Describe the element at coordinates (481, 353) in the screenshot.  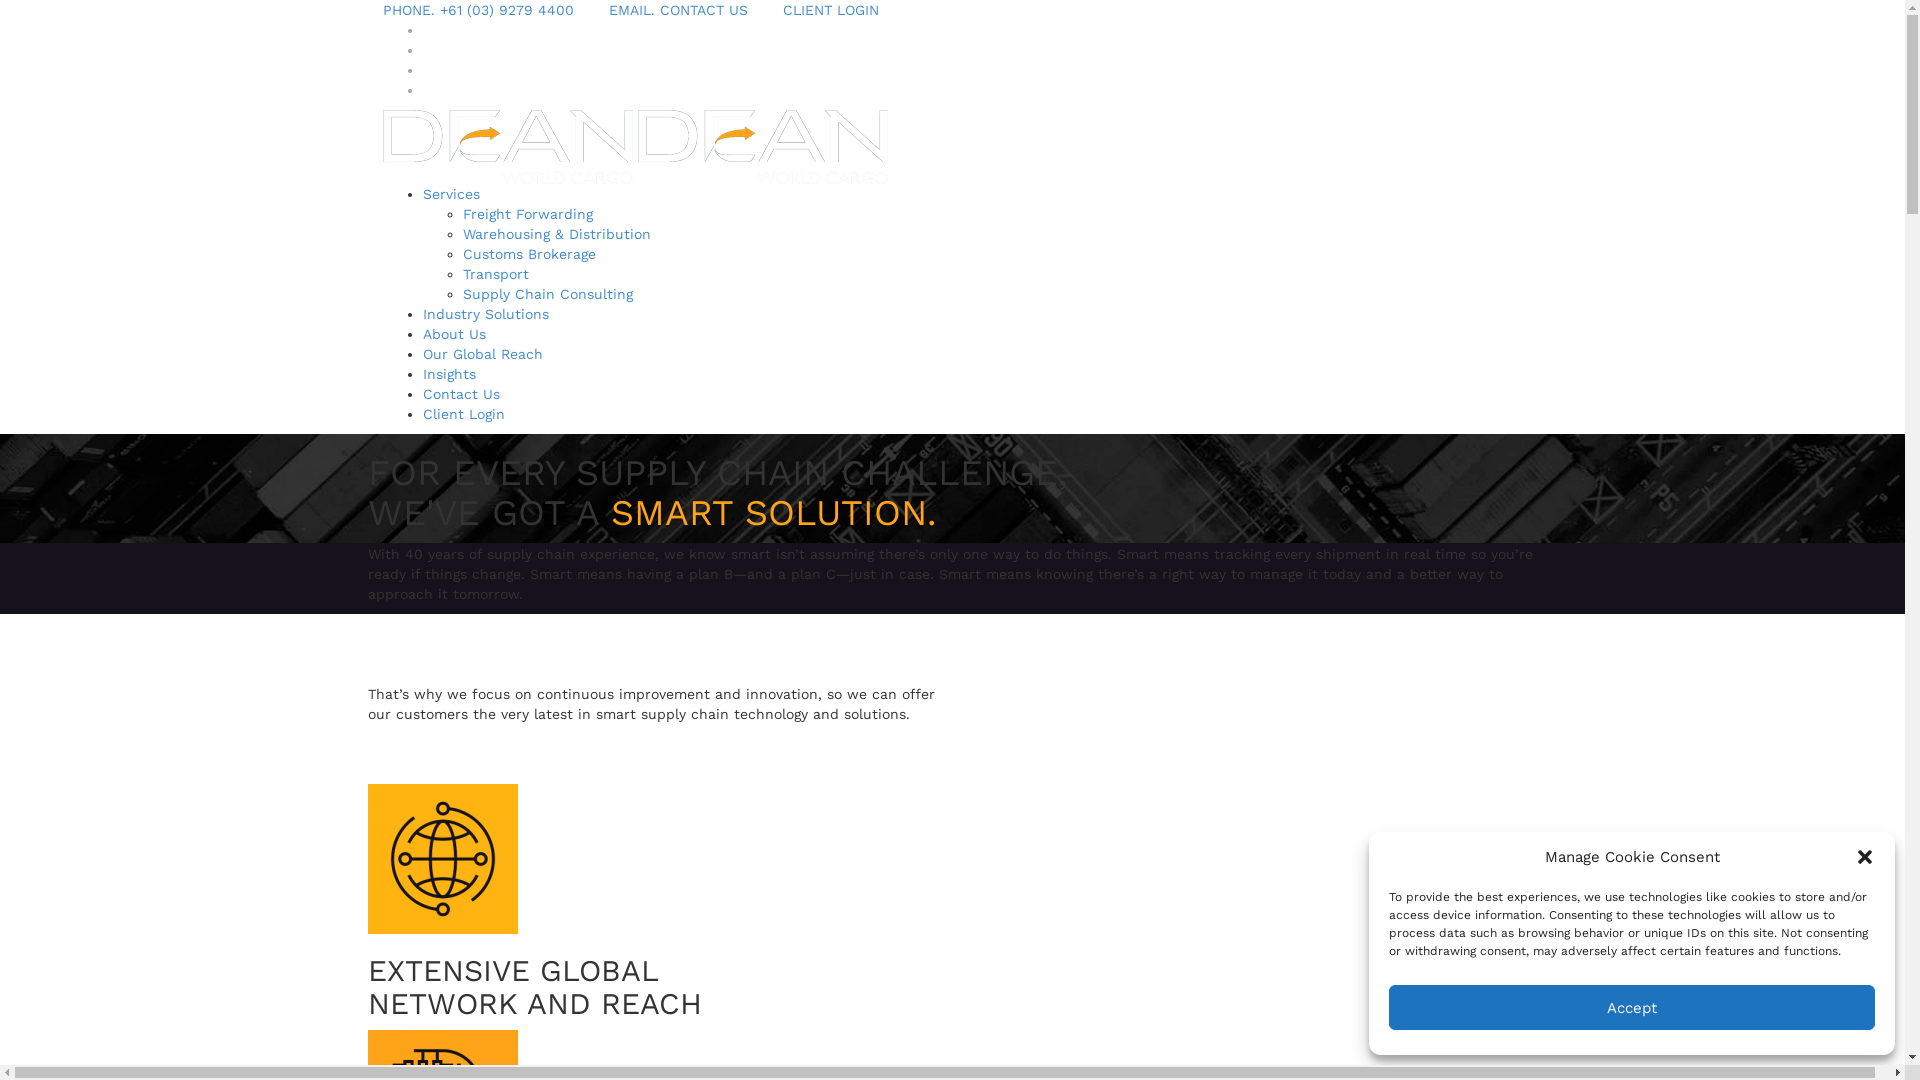
I see `'Our Global Reach'` at that location.